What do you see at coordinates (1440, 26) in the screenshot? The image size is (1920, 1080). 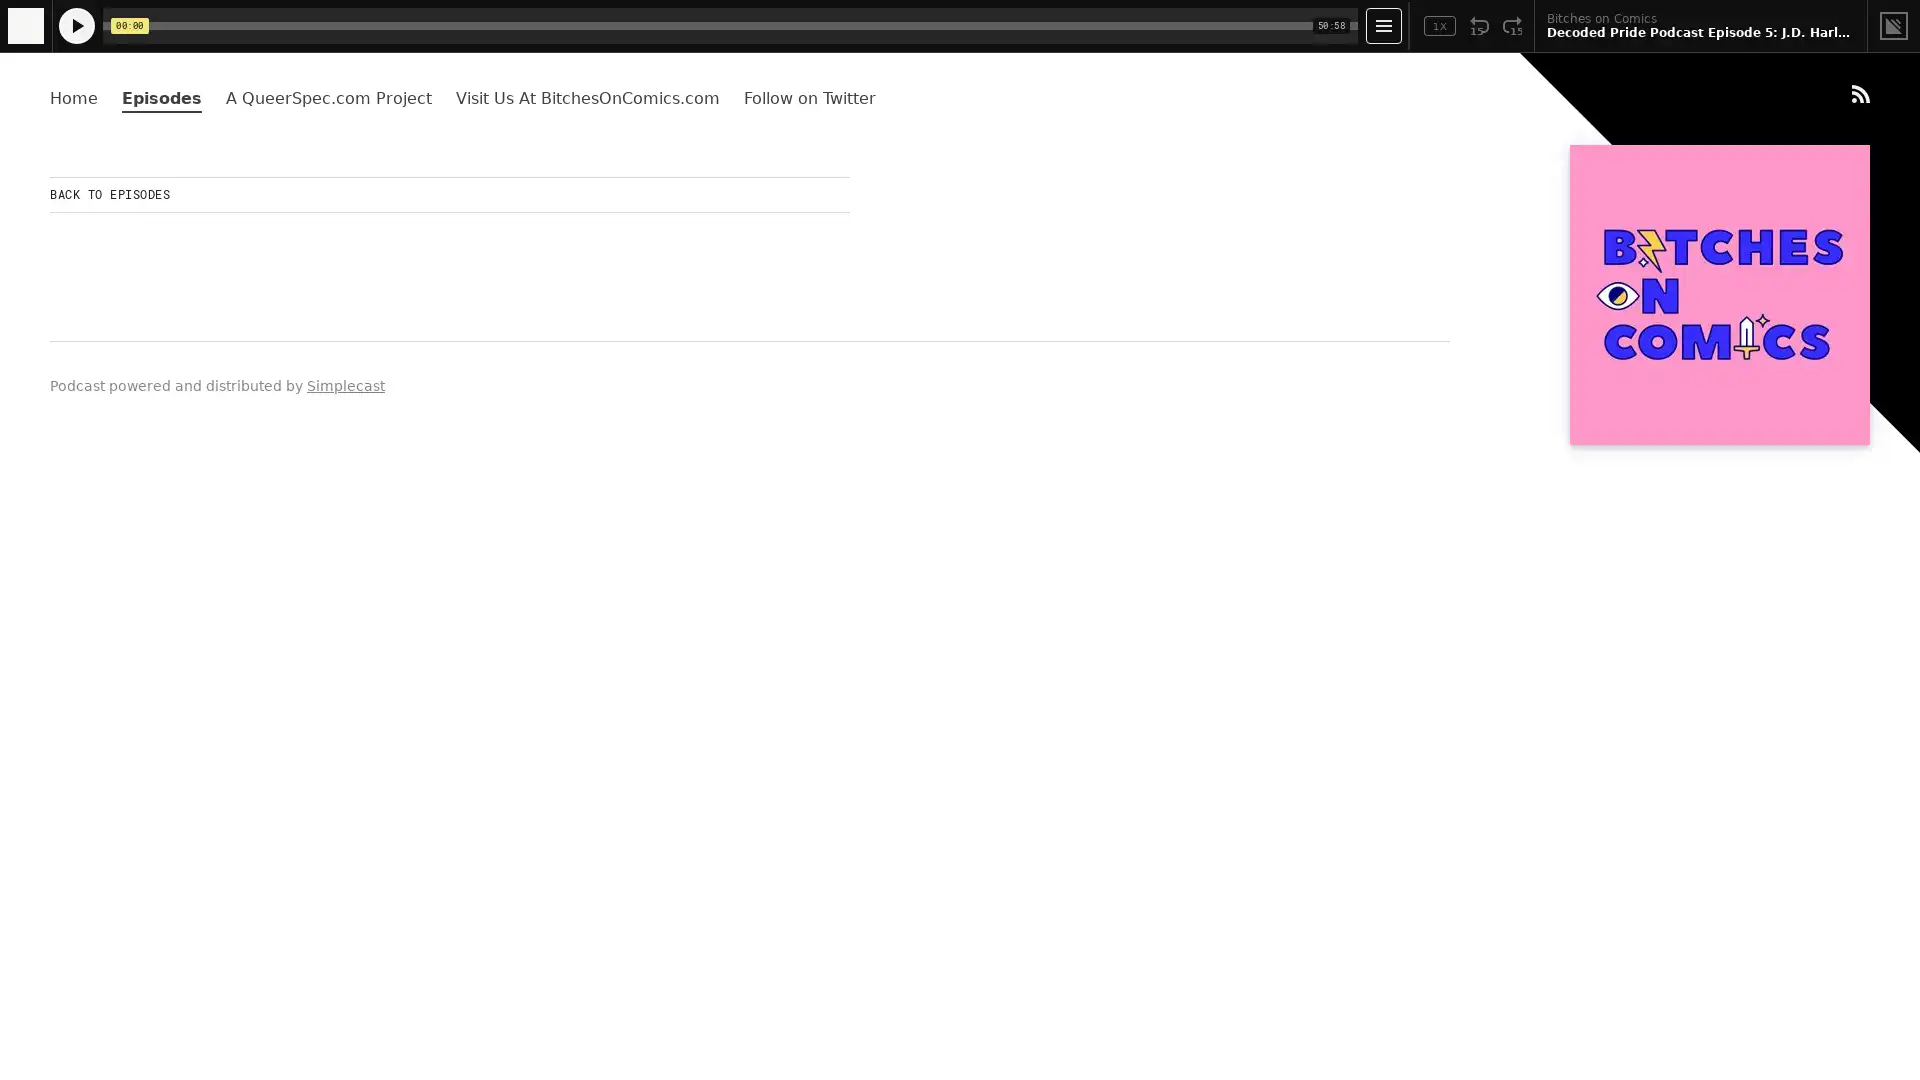 I see `Toggle Speed: Current Speed 1x` at bounding box center [1440, 26].